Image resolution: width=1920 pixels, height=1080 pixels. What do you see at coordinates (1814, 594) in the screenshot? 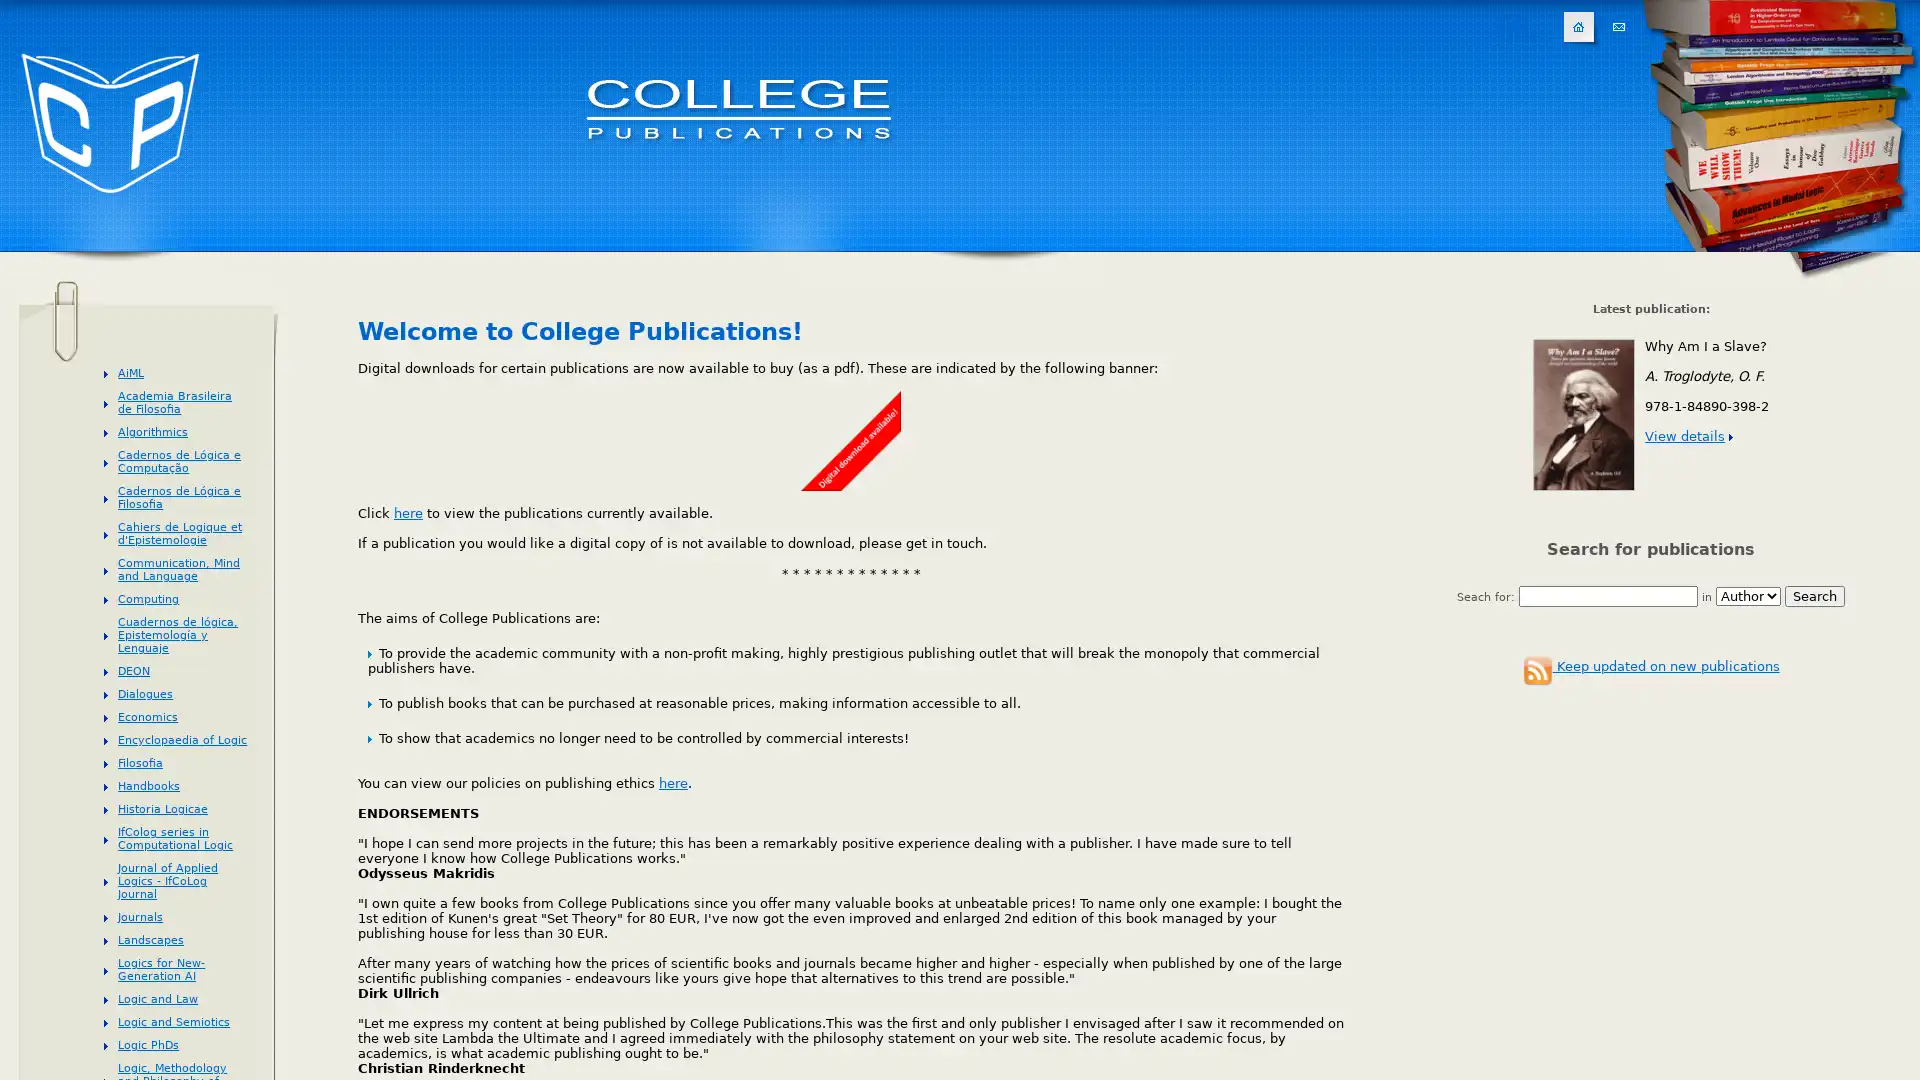
I see `Search` at bounding box center [1814, 594].